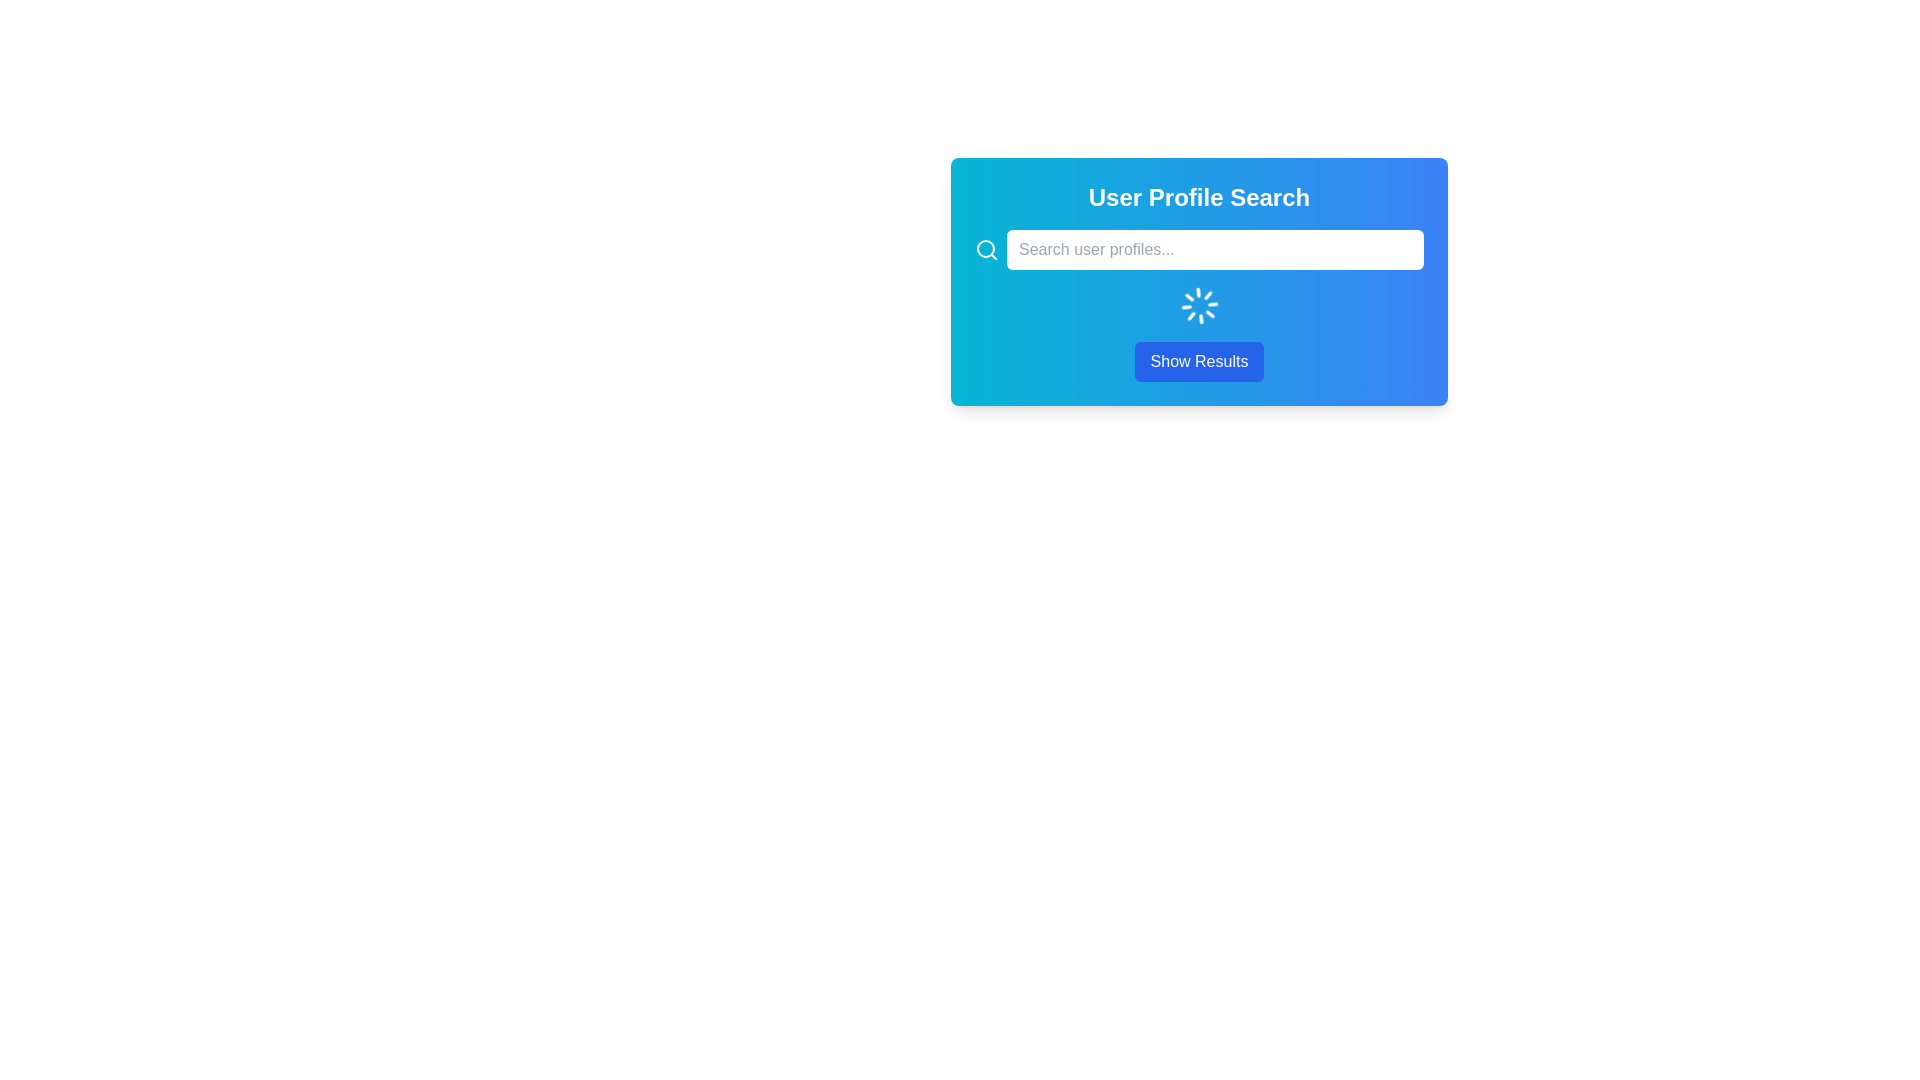 The image size is (1920, 1080). Describe the element at coordinates (1199, 305) in the screenshot. I see `the animated state of the loading spinner located centrally below the search bar and above the 'Show Results' button` at that location.